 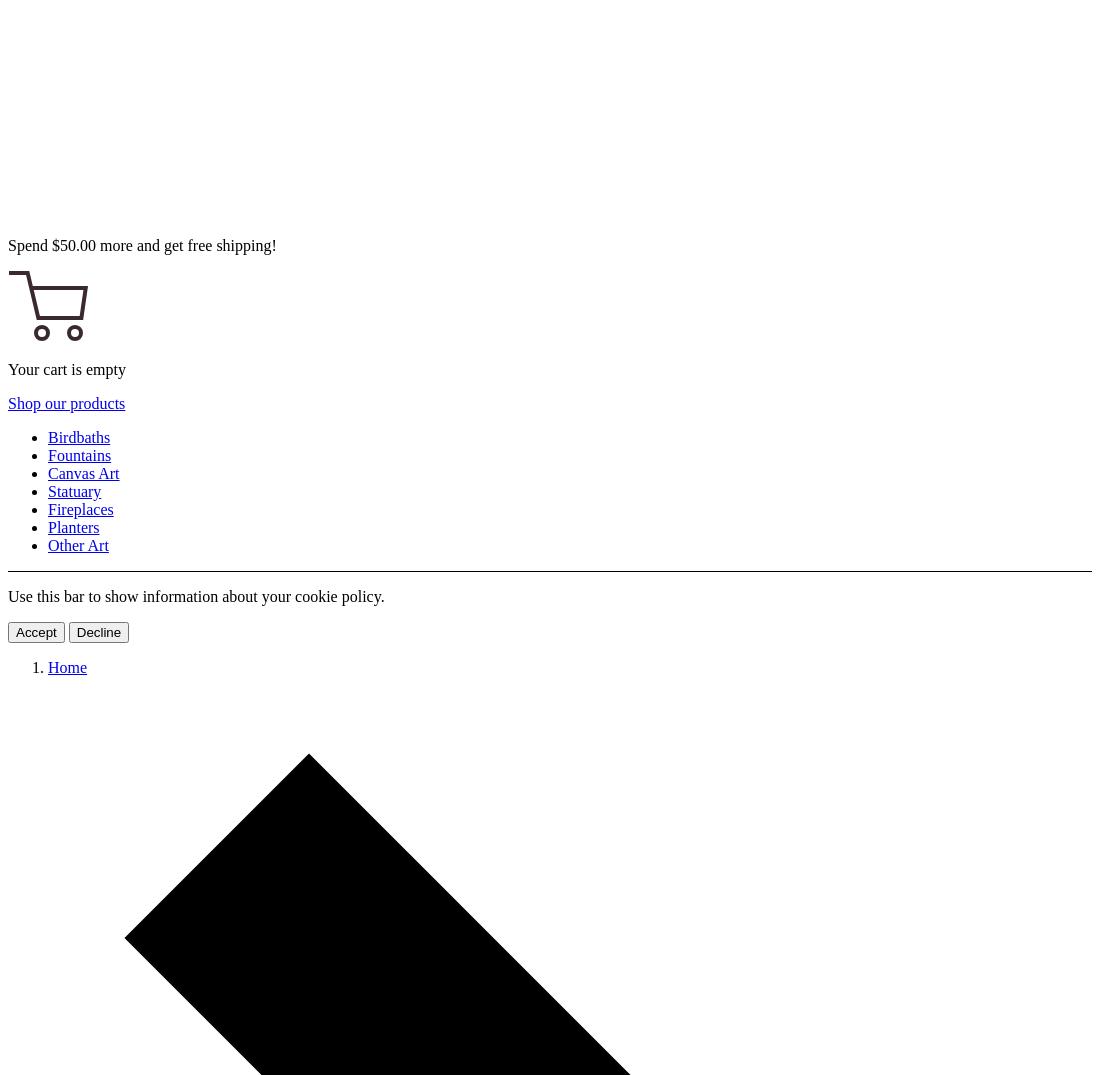 I want to click on 'Spend', so click(x=29, y=245).